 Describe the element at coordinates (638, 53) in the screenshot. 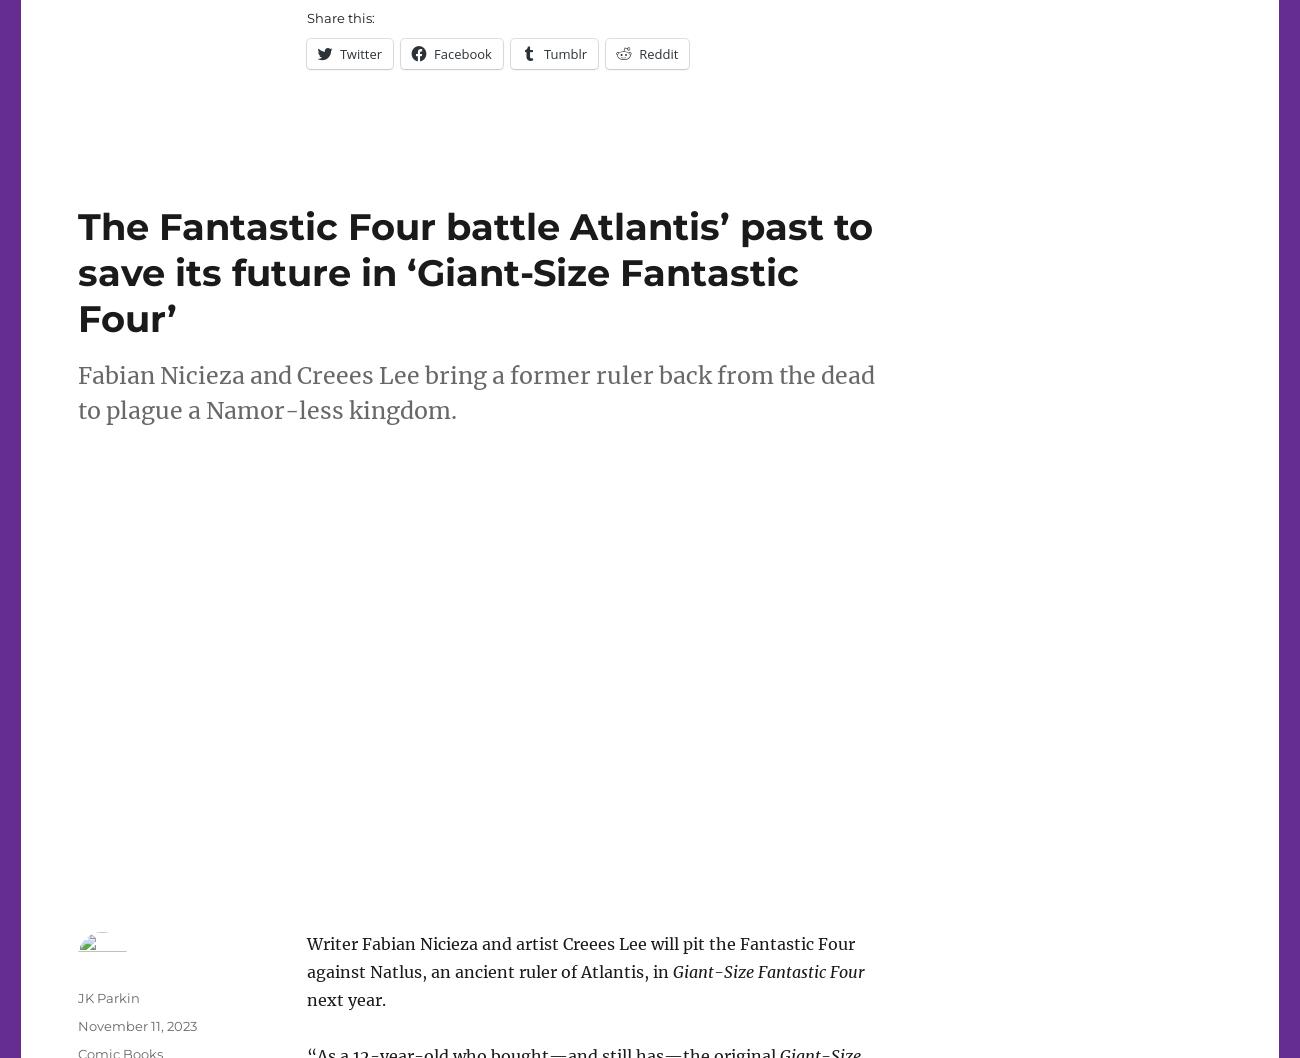

I see `'Reddit'` at that location.